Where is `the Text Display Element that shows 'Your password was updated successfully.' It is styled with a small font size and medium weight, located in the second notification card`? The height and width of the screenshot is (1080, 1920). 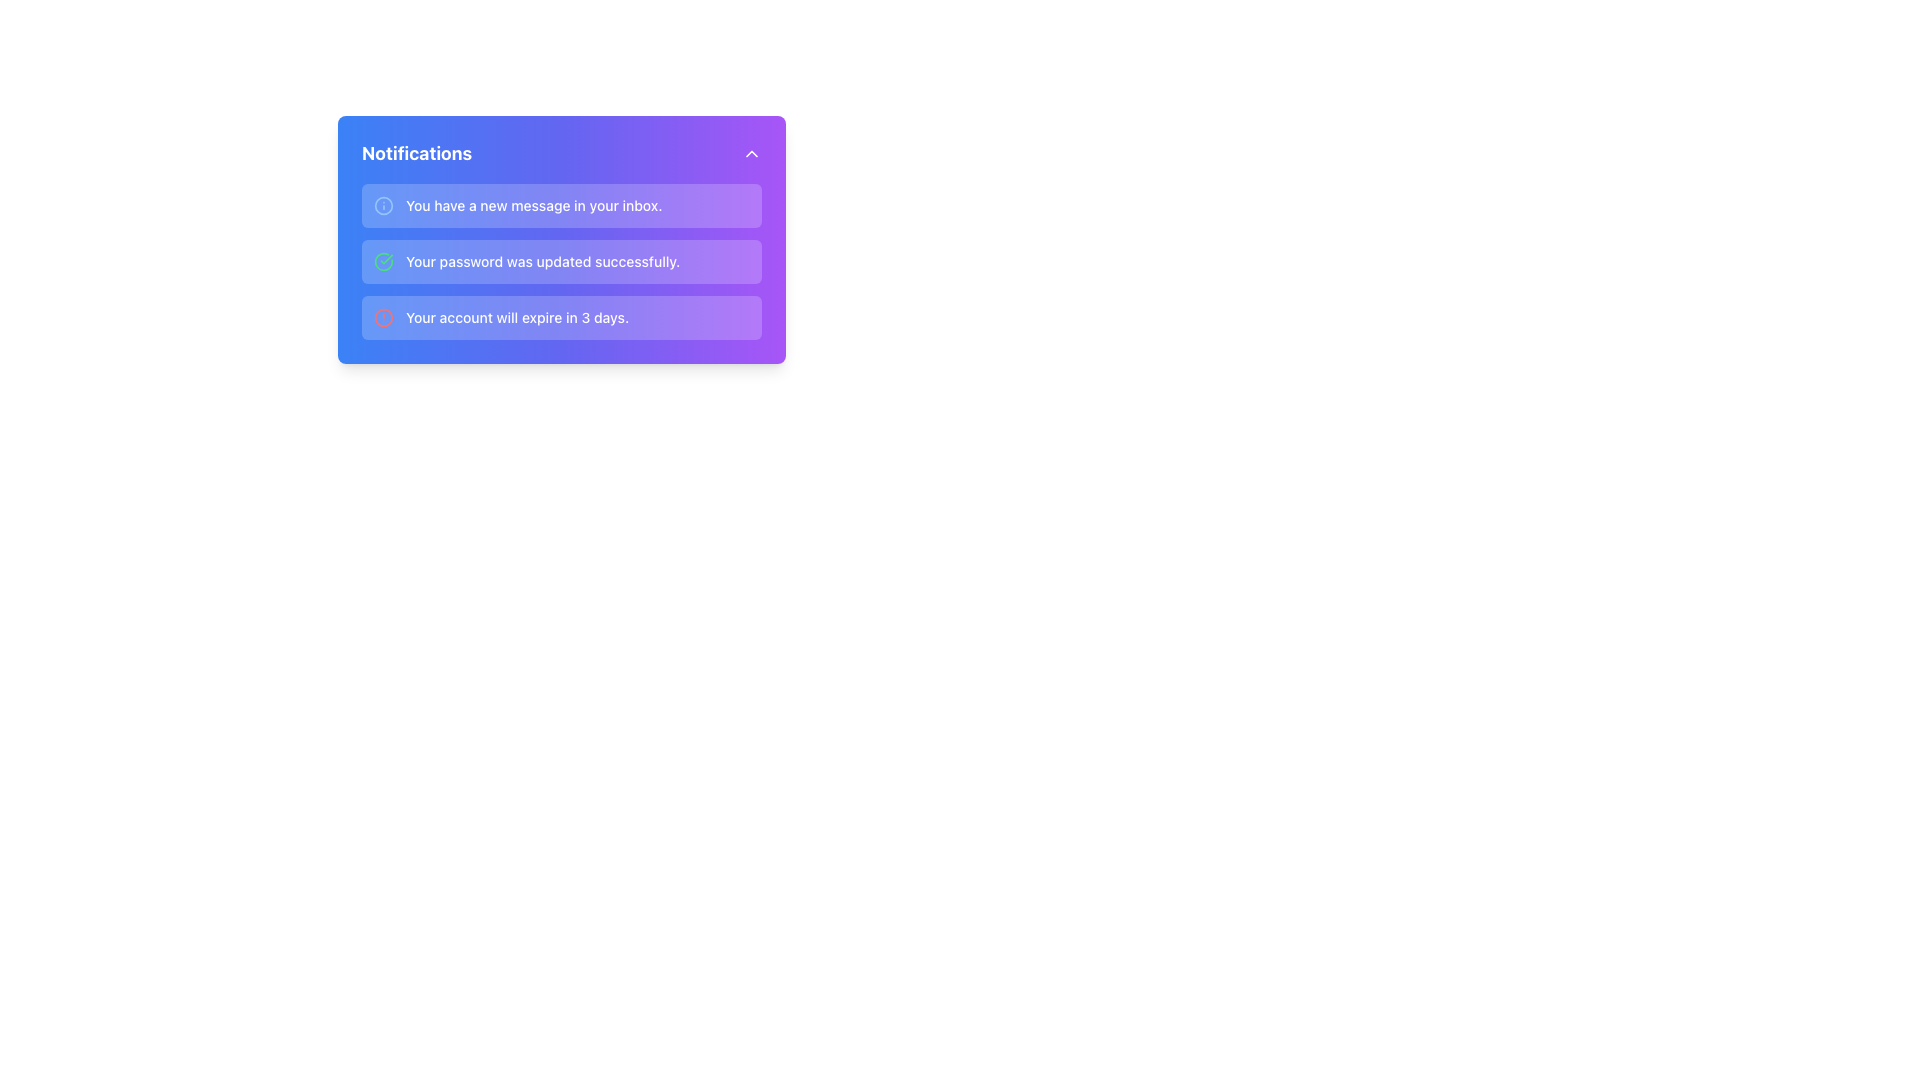
the Text Display Element that shows 'Your password was updated successfully.' It is styled with a small font size and medium weight, located in the second notification card is located at coordinates (543, 261).